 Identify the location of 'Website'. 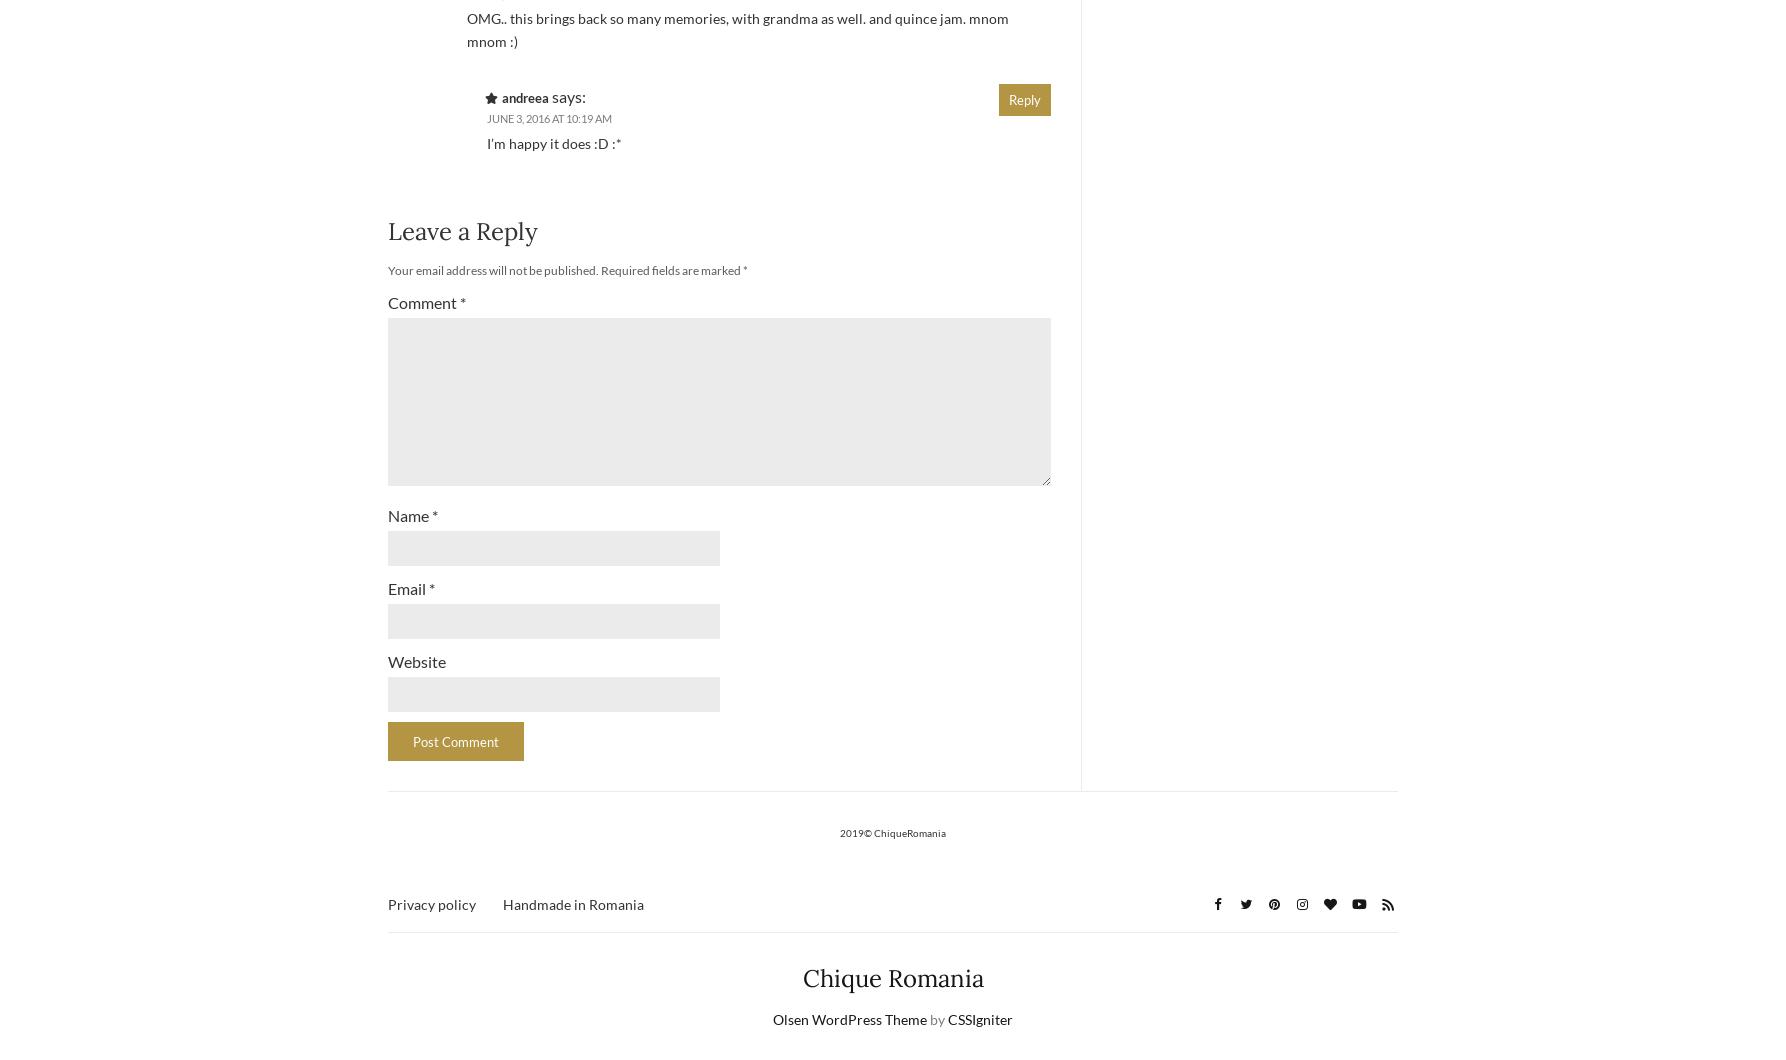
(417, 660).